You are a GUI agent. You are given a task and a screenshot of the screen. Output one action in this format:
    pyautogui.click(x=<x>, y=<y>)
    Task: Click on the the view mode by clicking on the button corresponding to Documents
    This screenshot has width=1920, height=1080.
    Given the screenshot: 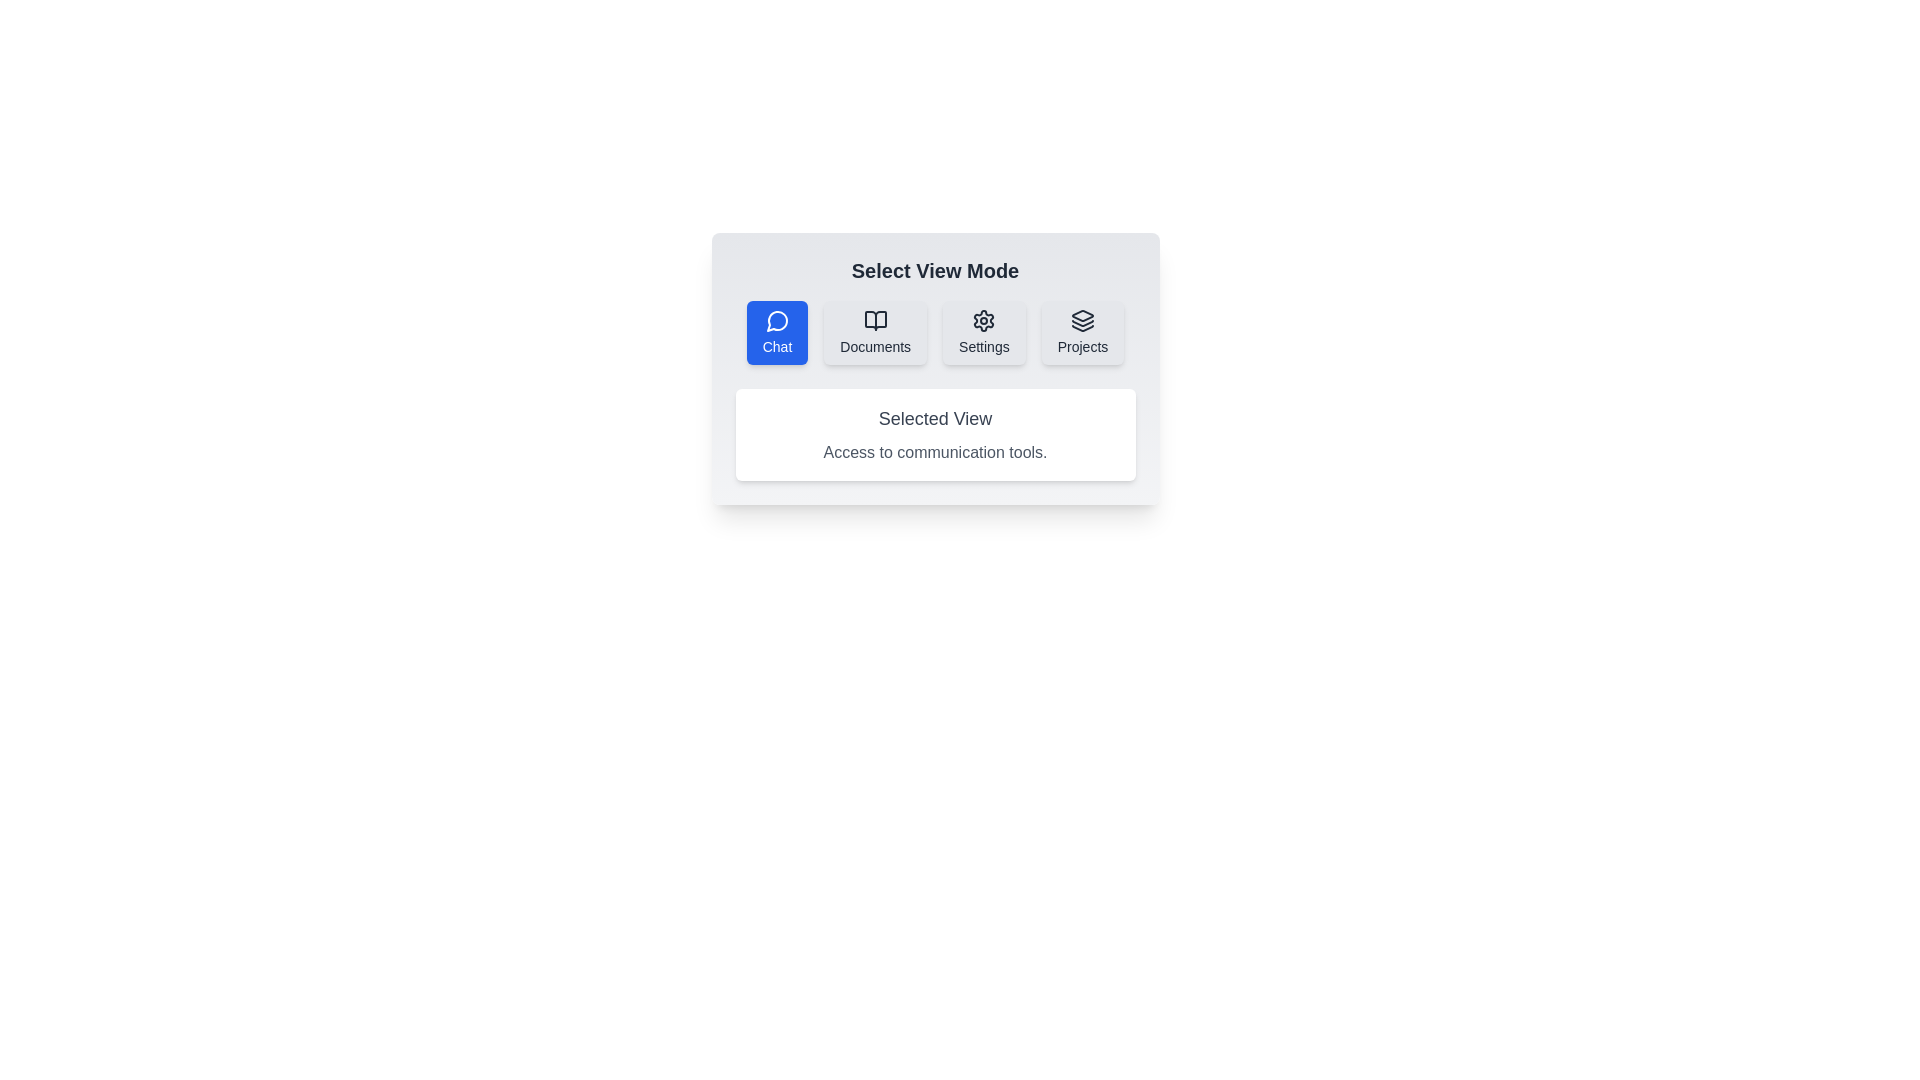 What is the action you would take?
    pyautogui.click(x=875, y=331)
    